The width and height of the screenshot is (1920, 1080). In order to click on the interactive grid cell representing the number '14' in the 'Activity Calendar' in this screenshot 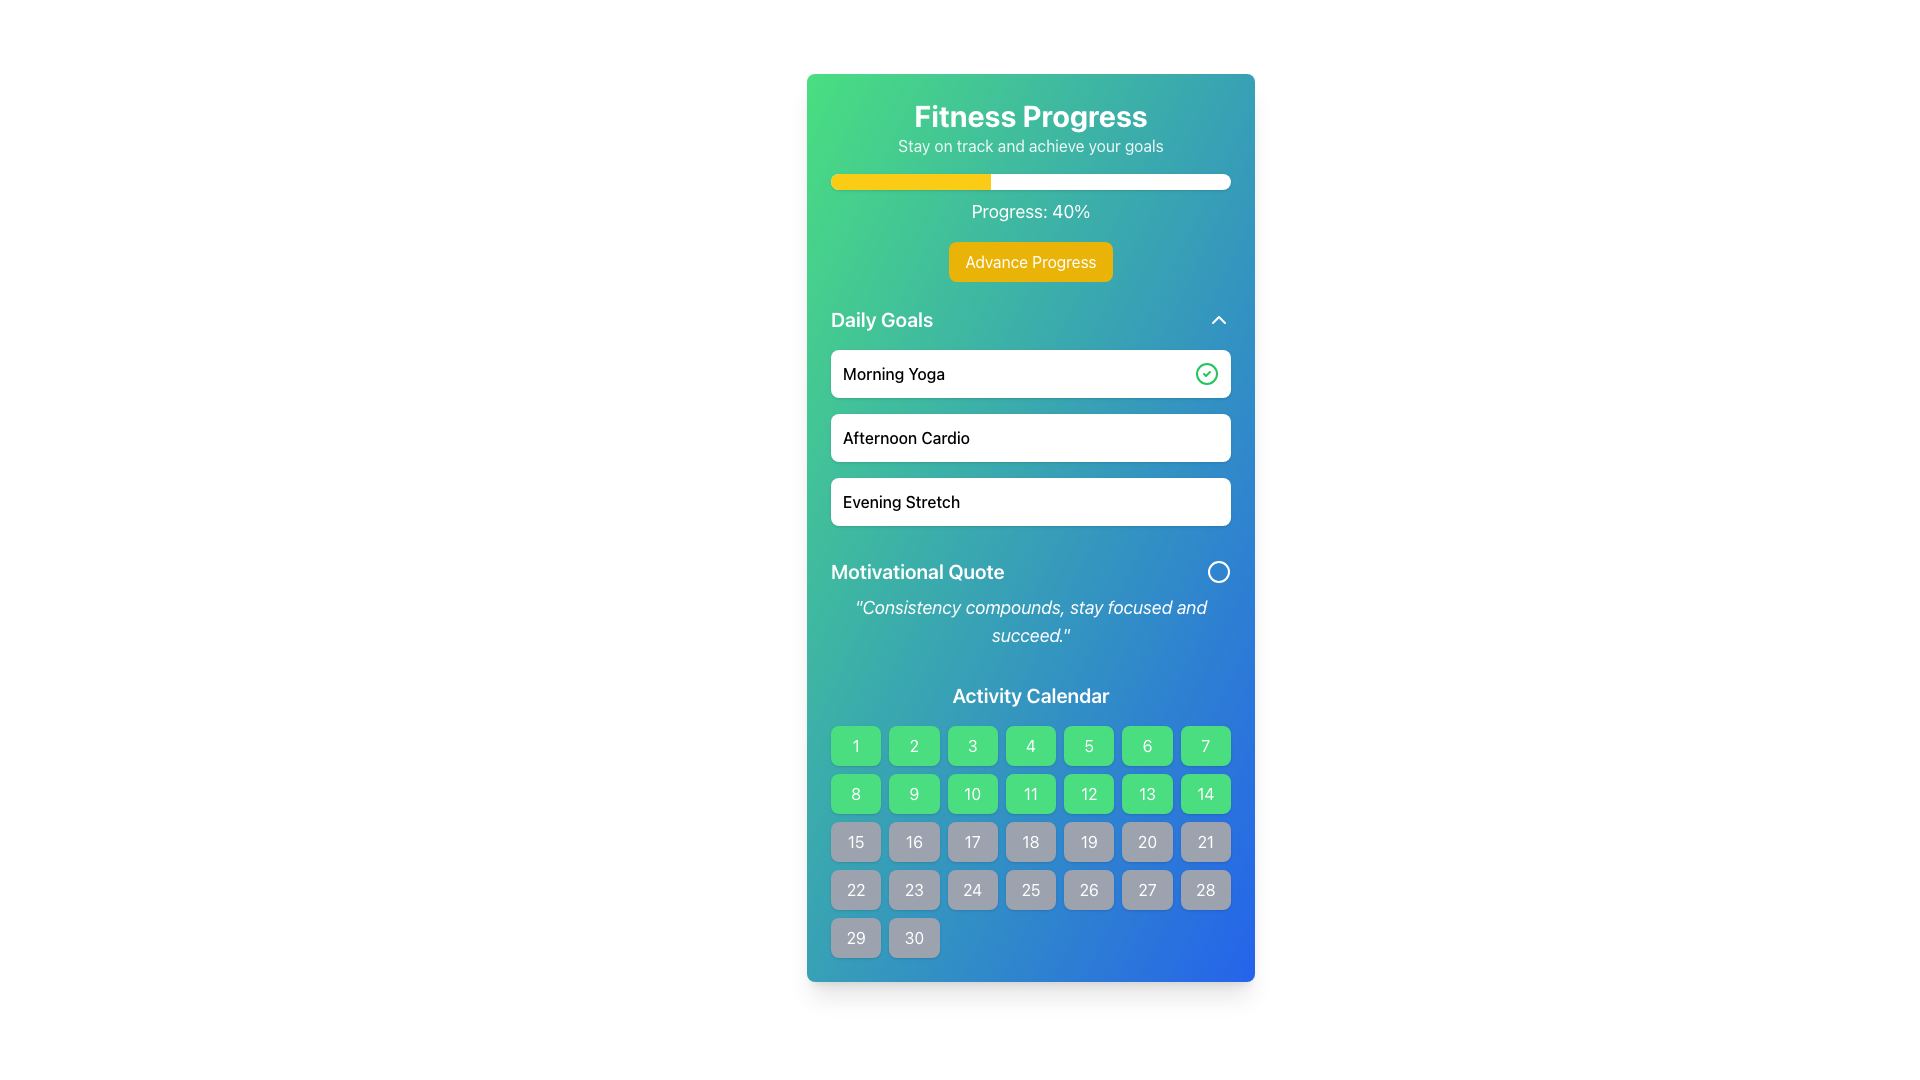, I will do `click(1204, 793)`.